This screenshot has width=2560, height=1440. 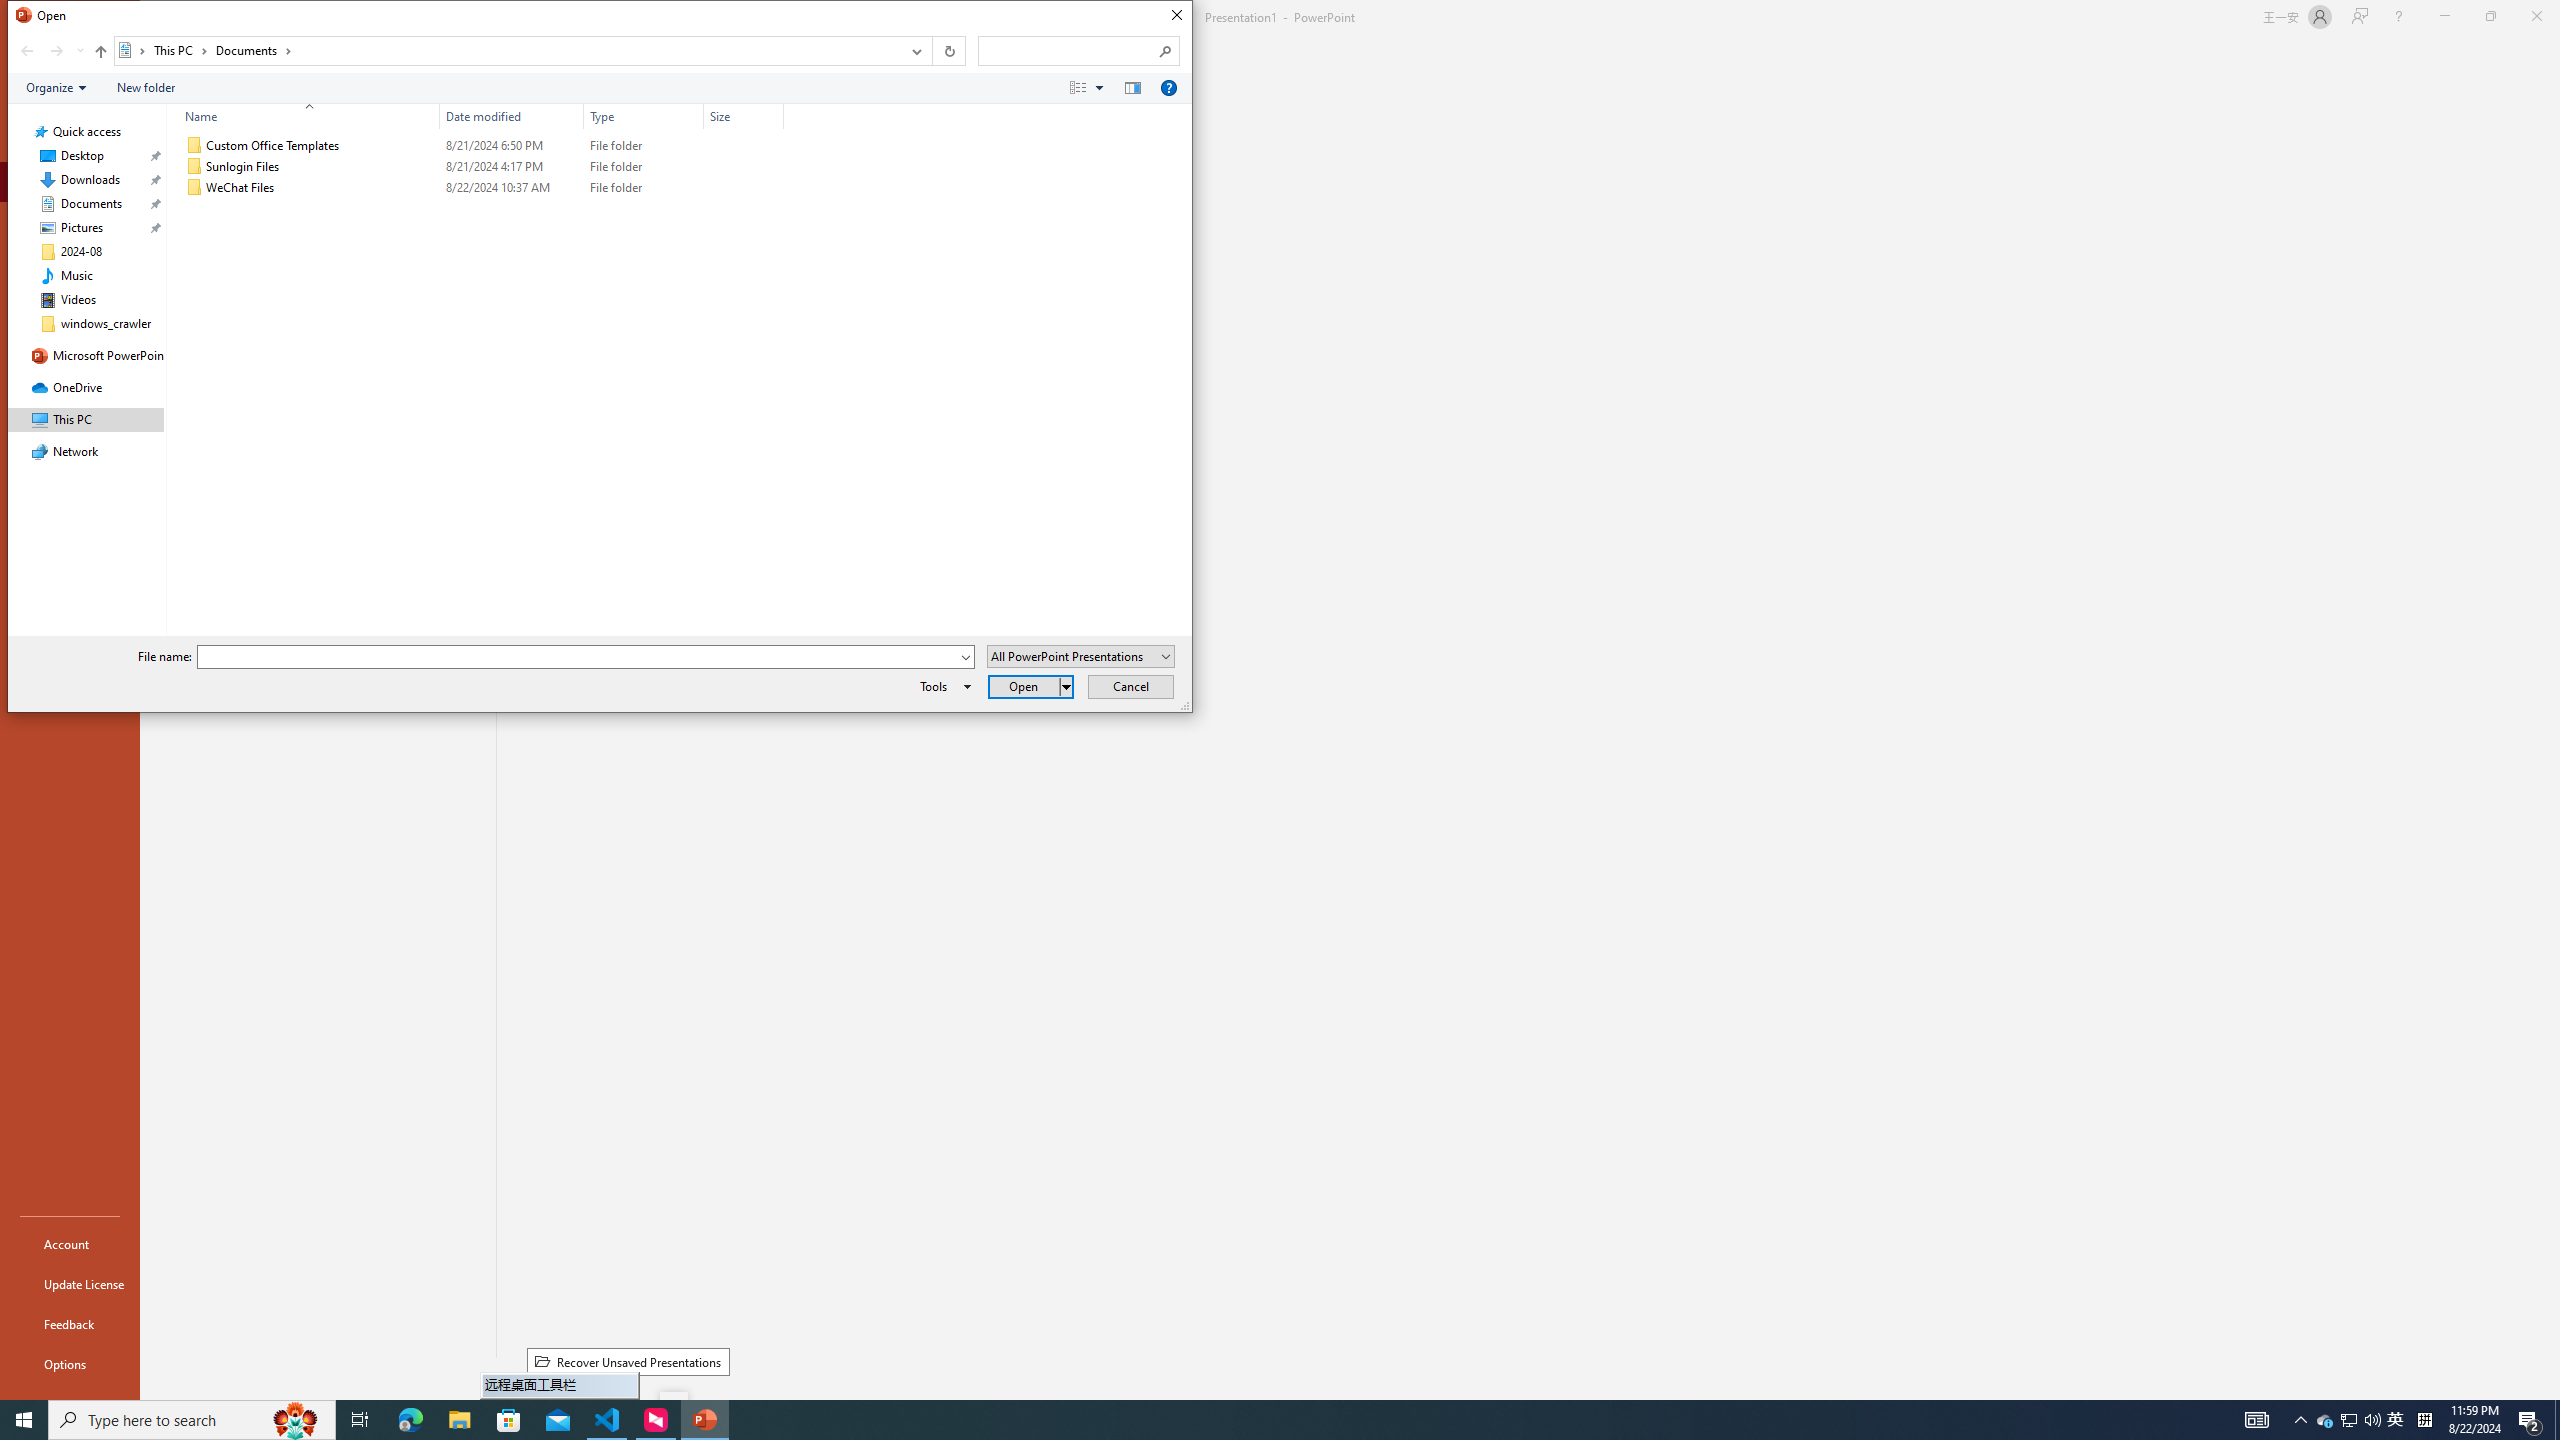 I want to click on 'WeChat Files', so click(x=481, y=187).